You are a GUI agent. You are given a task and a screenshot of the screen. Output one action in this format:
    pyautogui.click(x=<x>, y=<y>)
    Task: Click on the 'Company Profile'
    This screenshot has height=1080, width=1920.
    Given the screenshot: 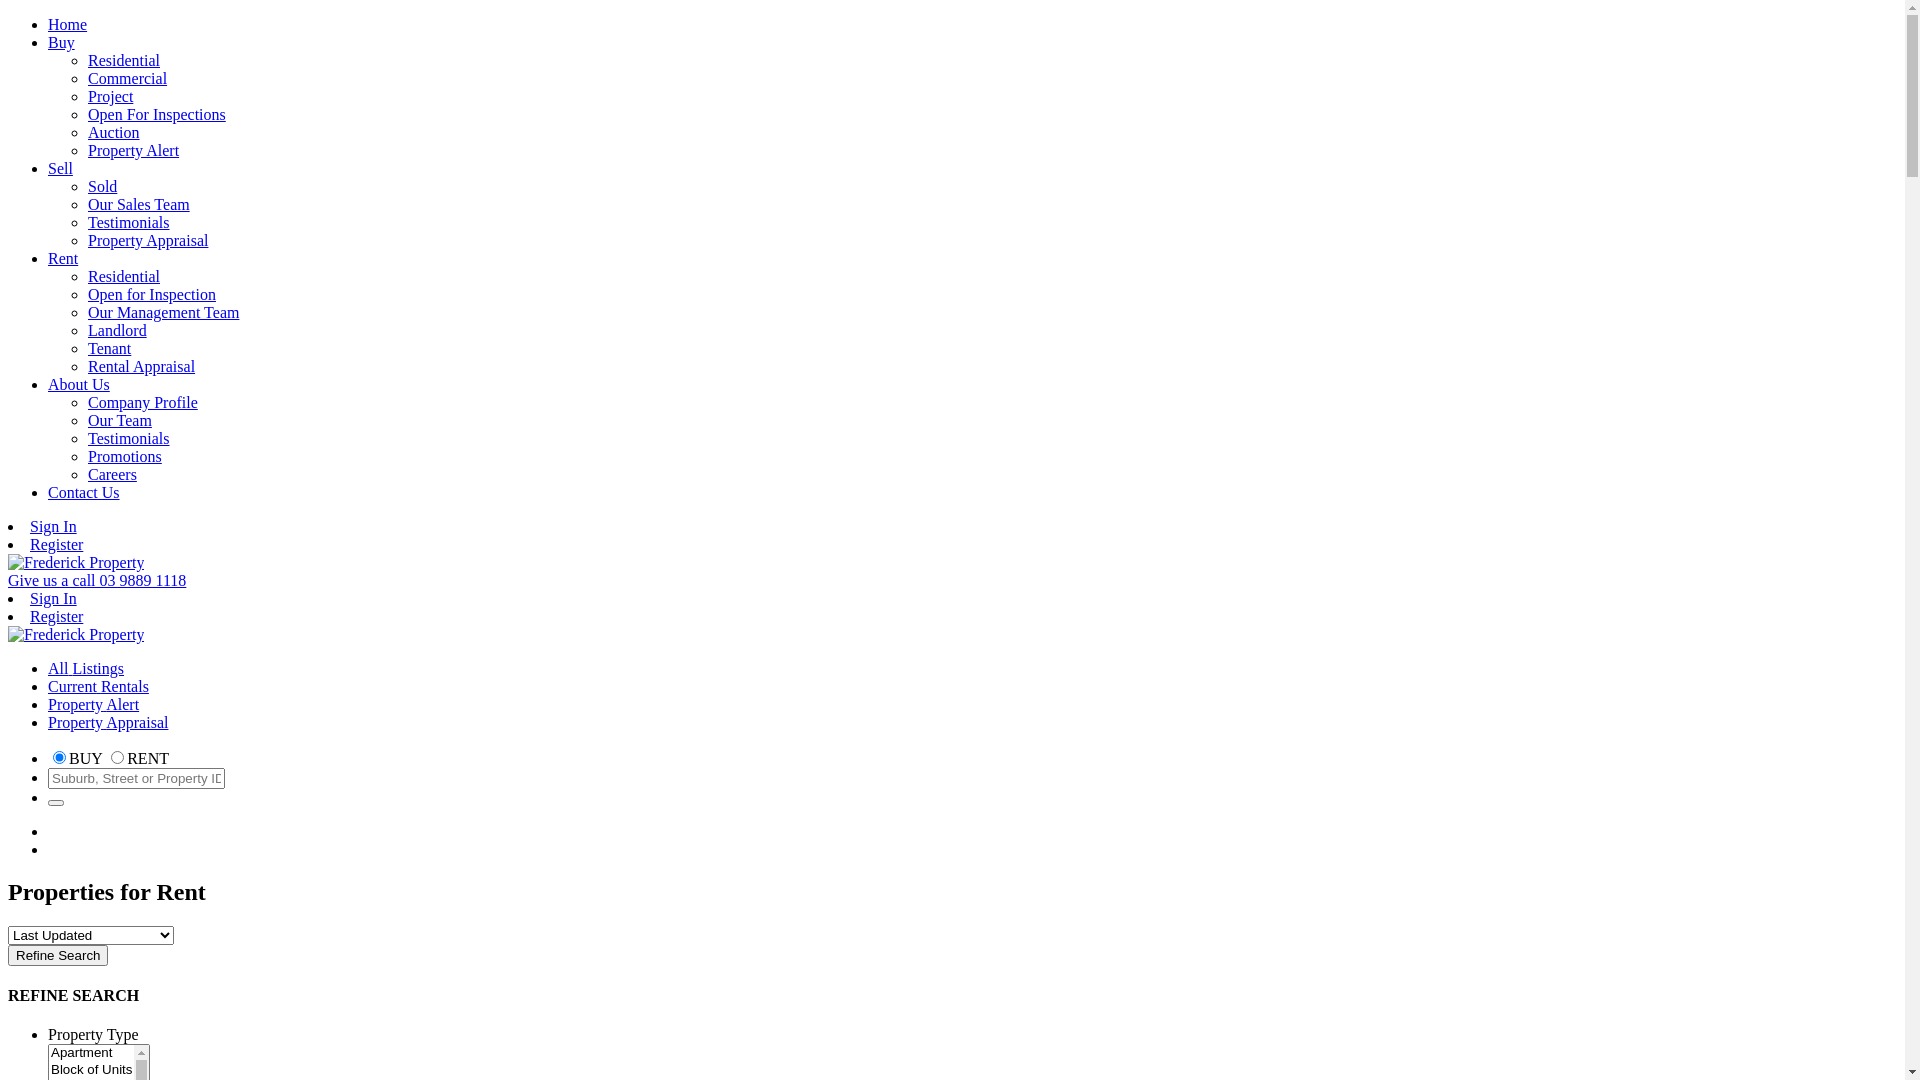 What is the action you would take?
    pyautogui.click(x=142, y=402)
    